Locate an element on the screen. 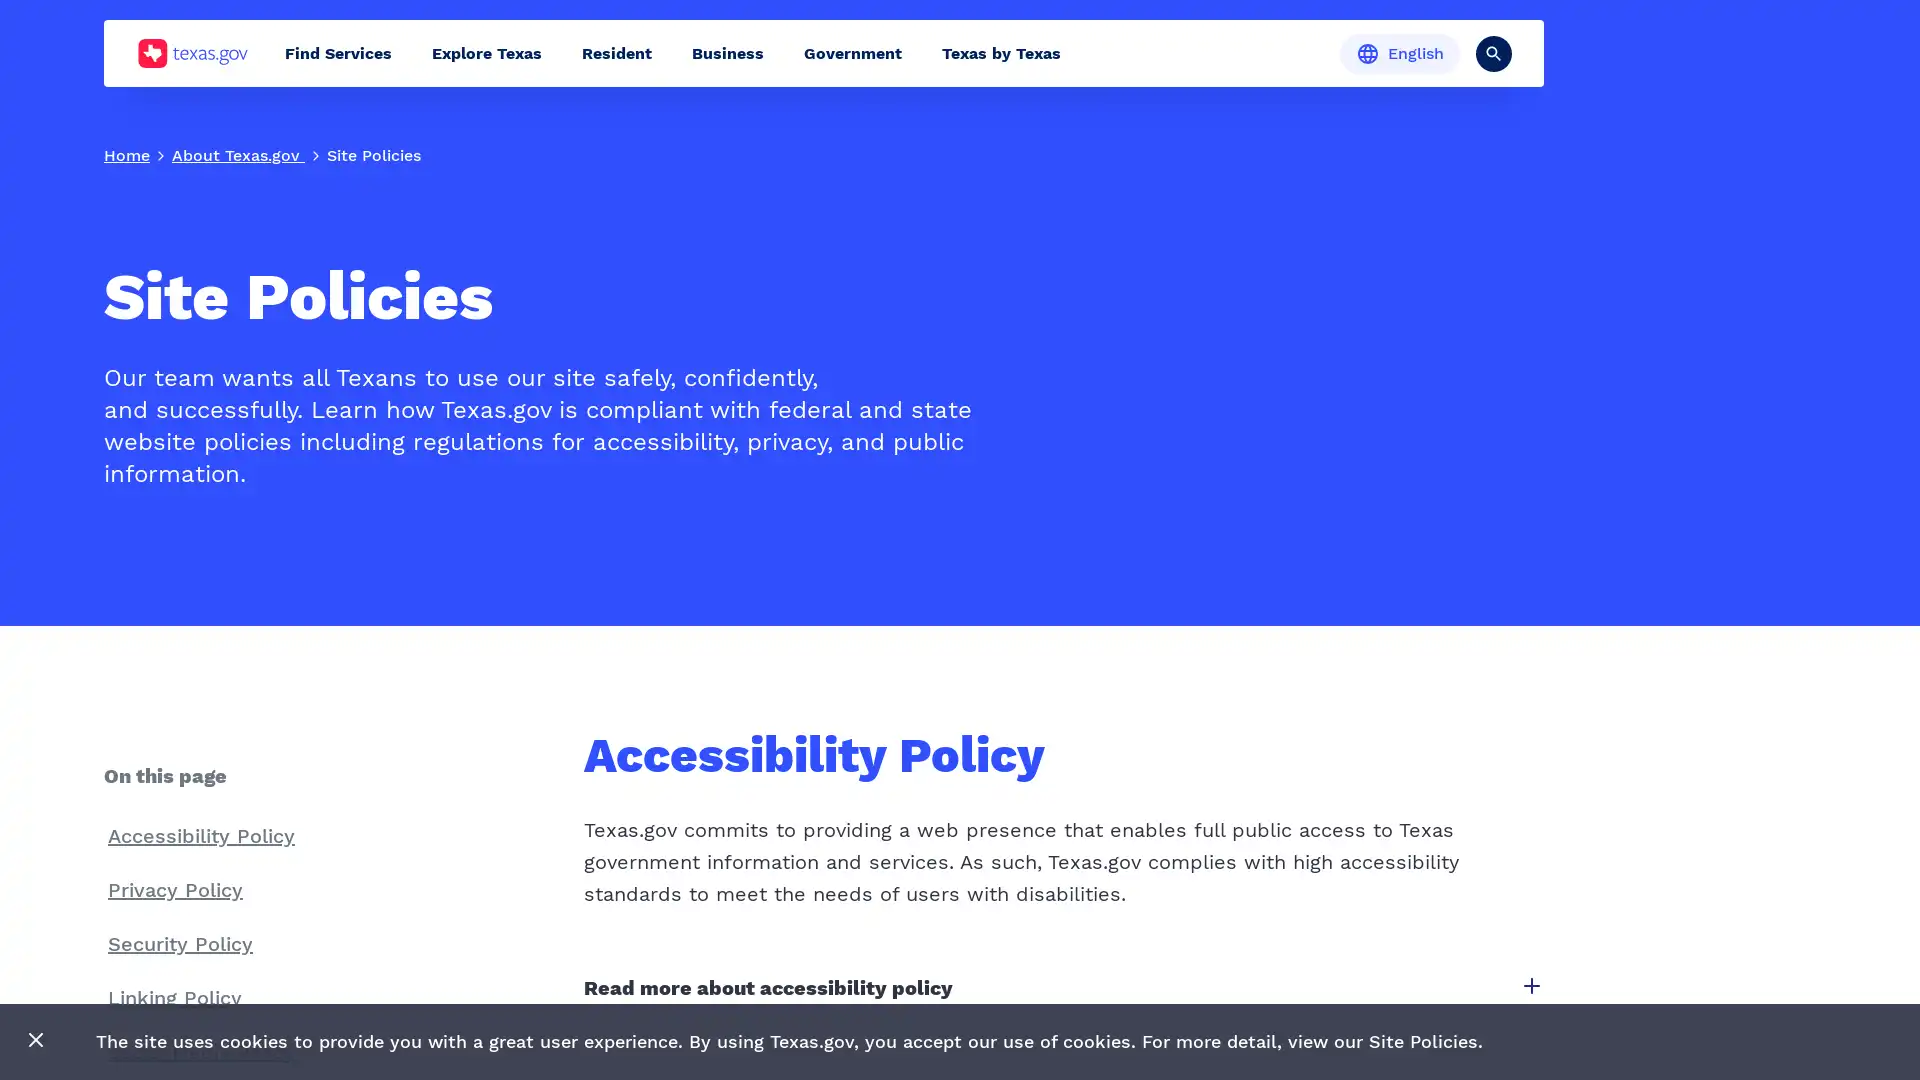 The height and width of the screenshot is (1080, 1920). Business is located at coordinates (727, 52).